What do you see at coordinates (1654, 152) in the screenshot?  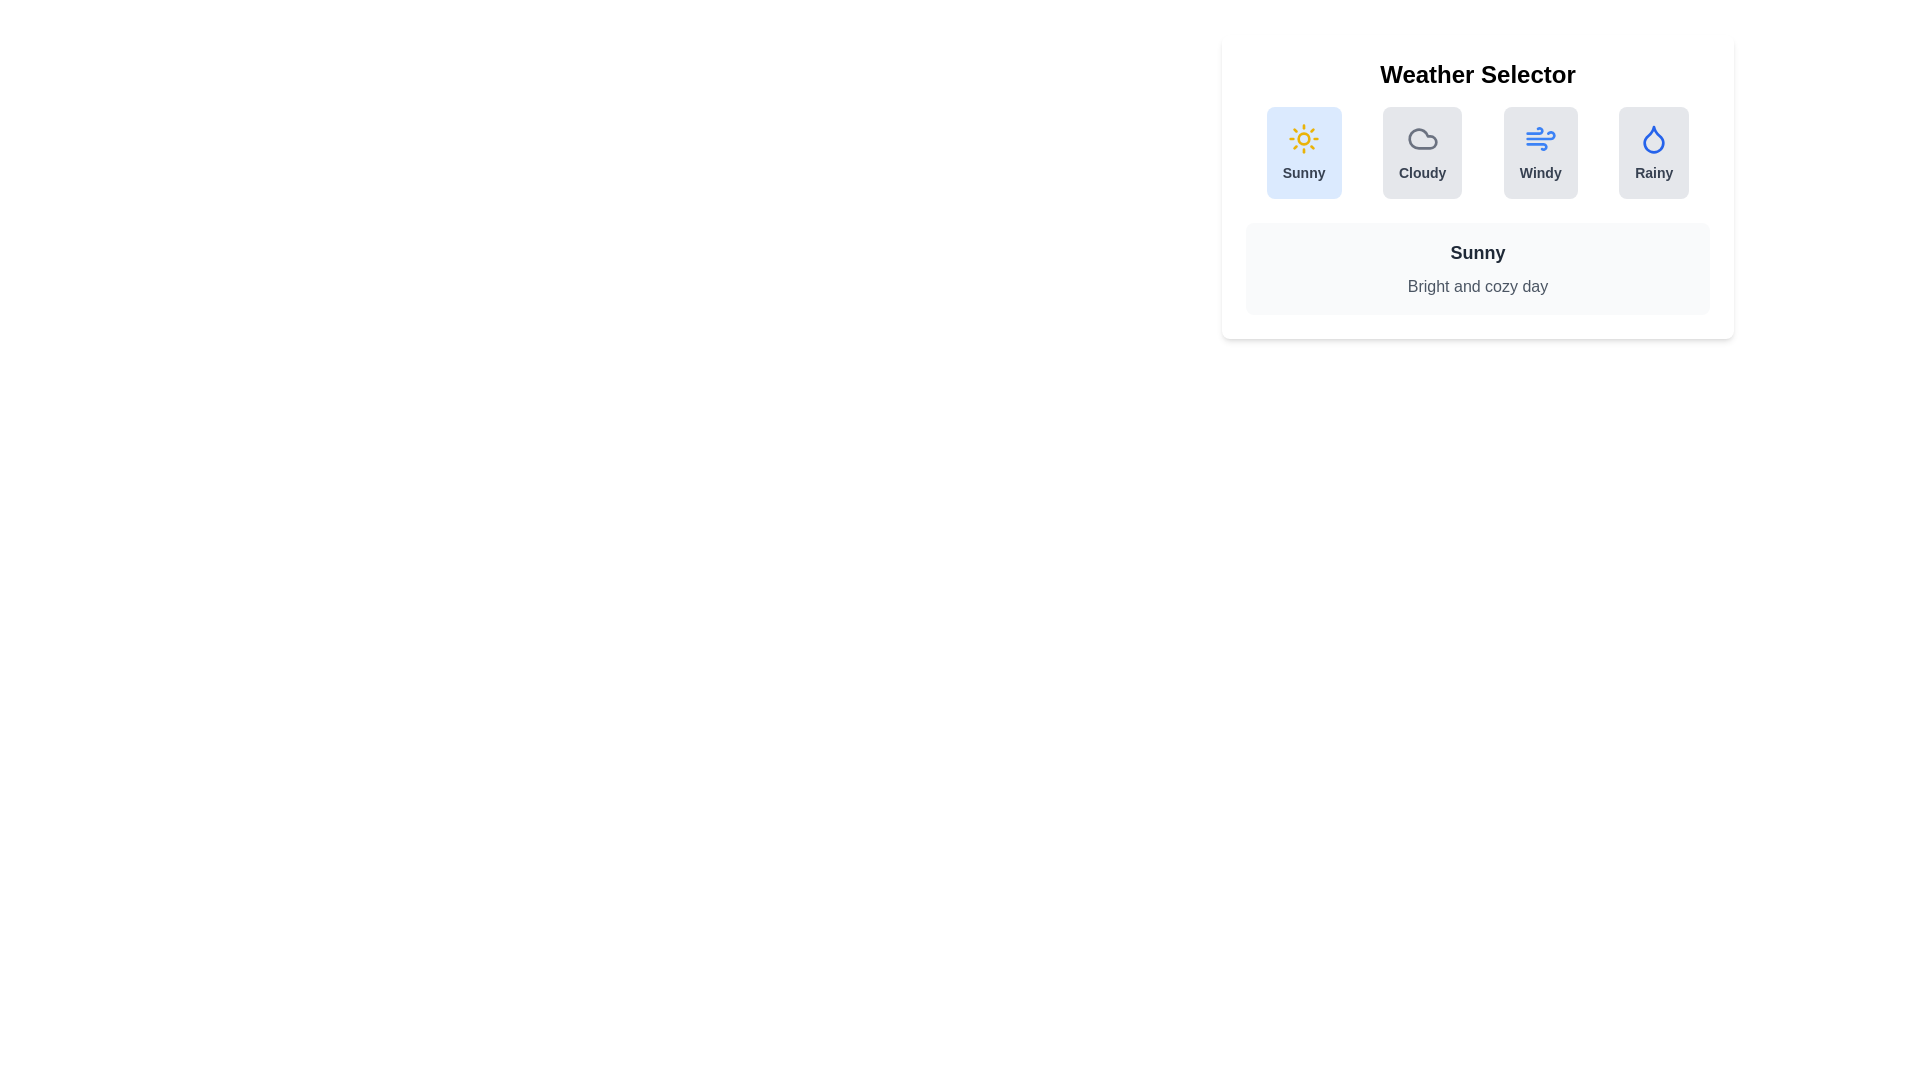 I see `the 'Rainy' button, which is a rectangular button with a rounded border, a light gray background, a blue water droplet icon at the top, and the label 'Rainy' in bold, dark gray text centered below the icon` at bounding box center [1654, 152].